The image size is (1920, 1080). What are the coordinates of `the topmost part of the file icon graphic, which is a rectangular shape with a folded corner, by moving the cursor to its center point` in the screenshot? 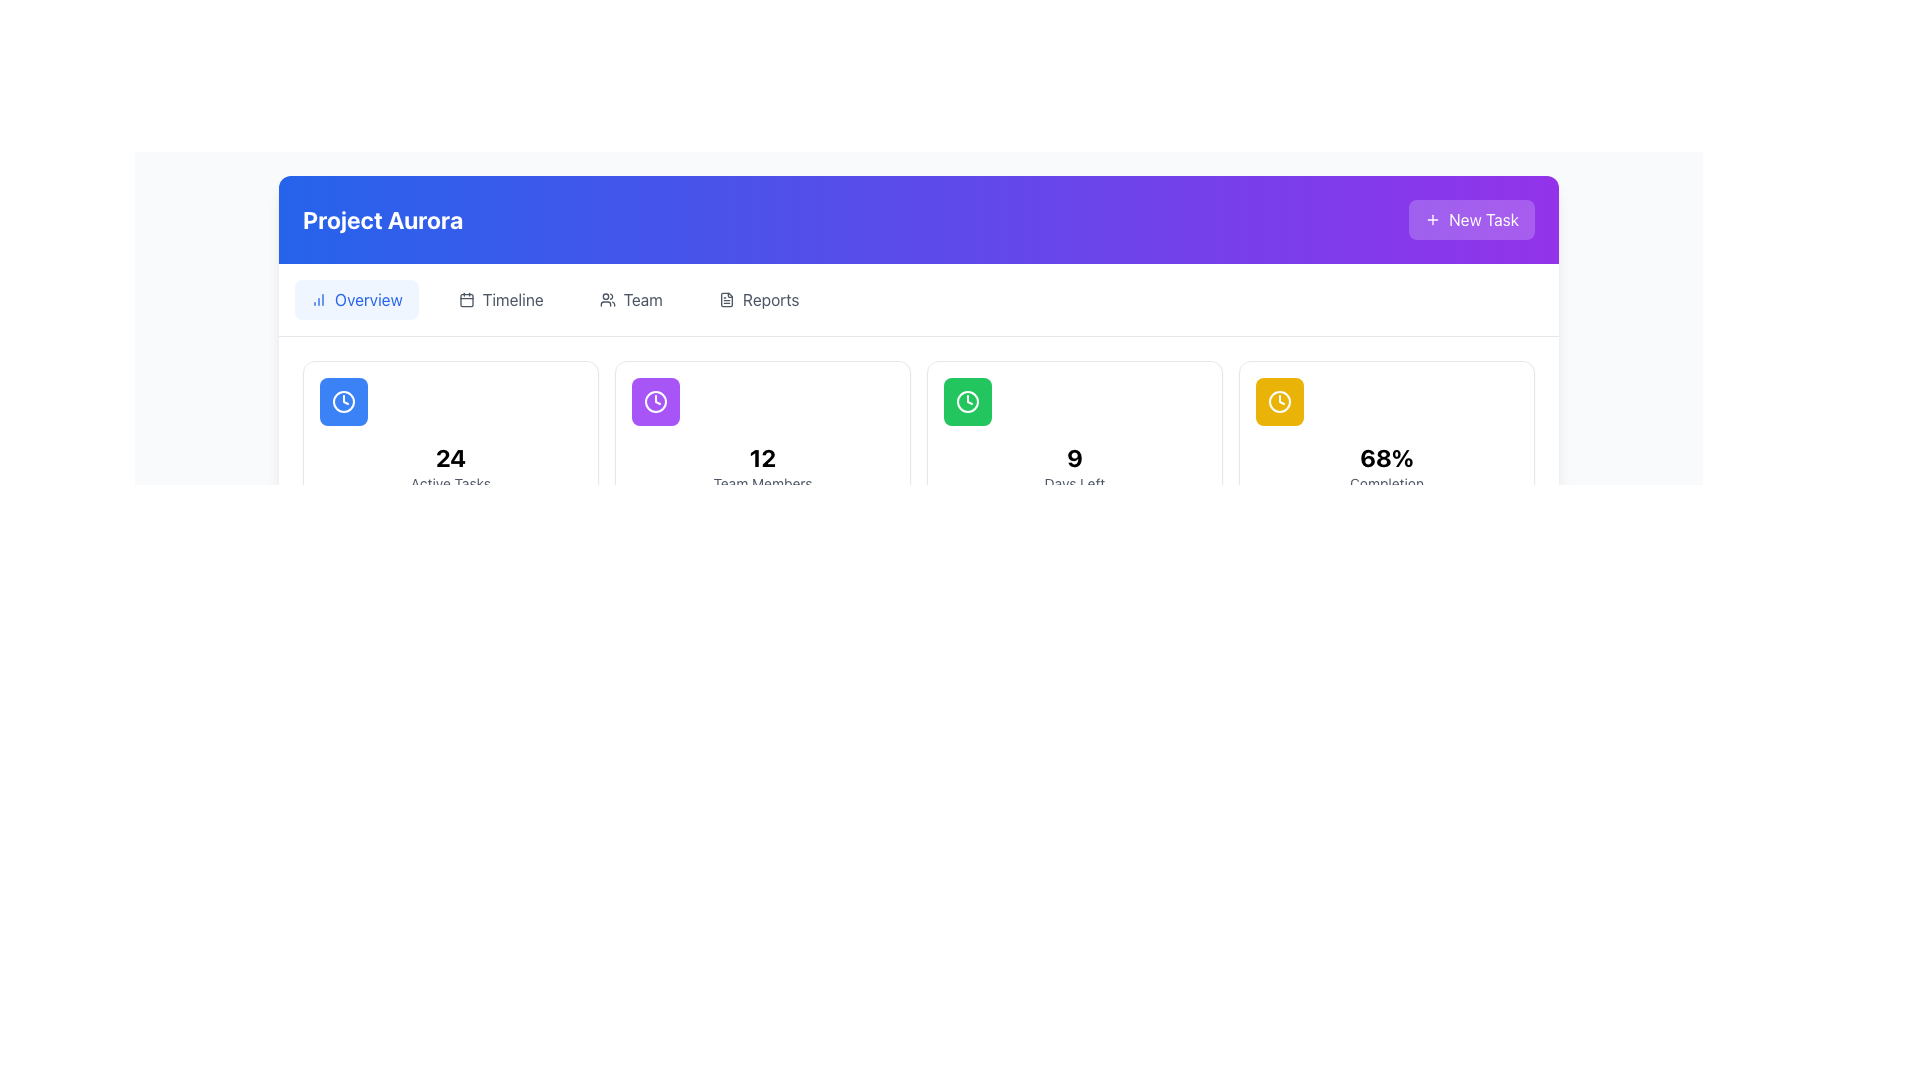 It's located at (725, 300).